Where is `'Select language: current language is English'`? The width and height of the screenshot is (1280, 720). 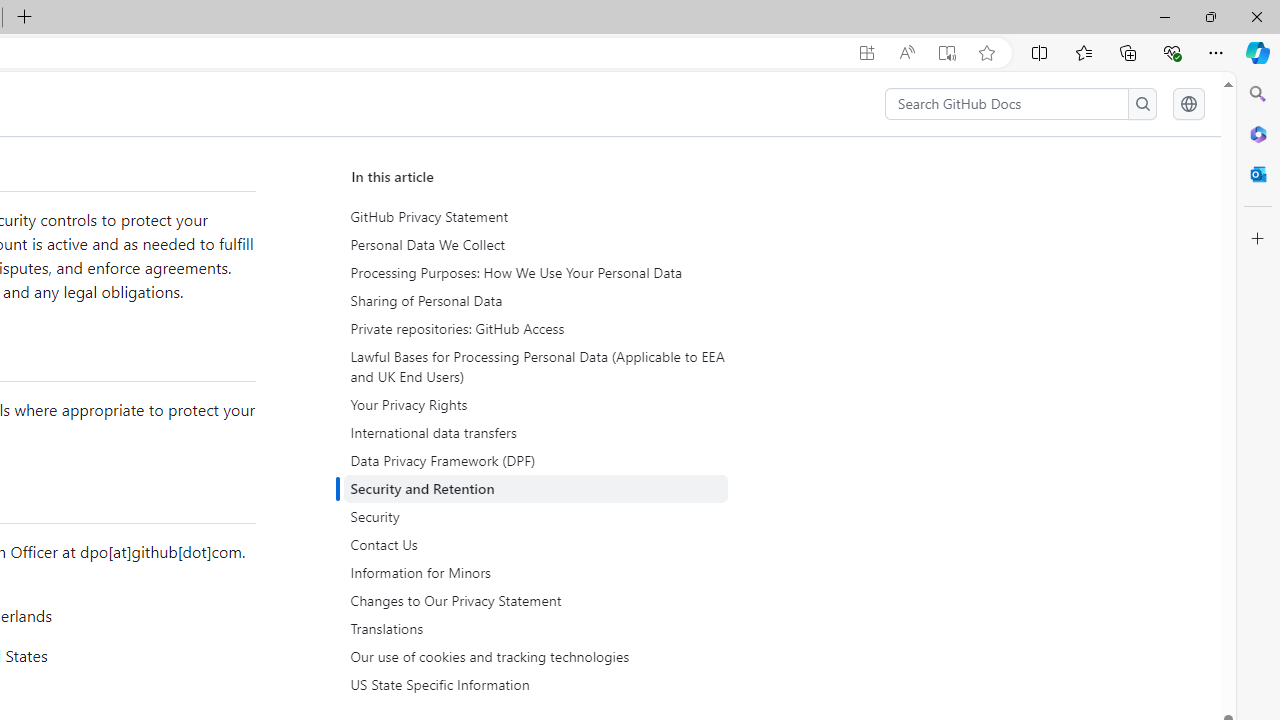
'Select language: current language is English' is located at coordinates (1188, 104).